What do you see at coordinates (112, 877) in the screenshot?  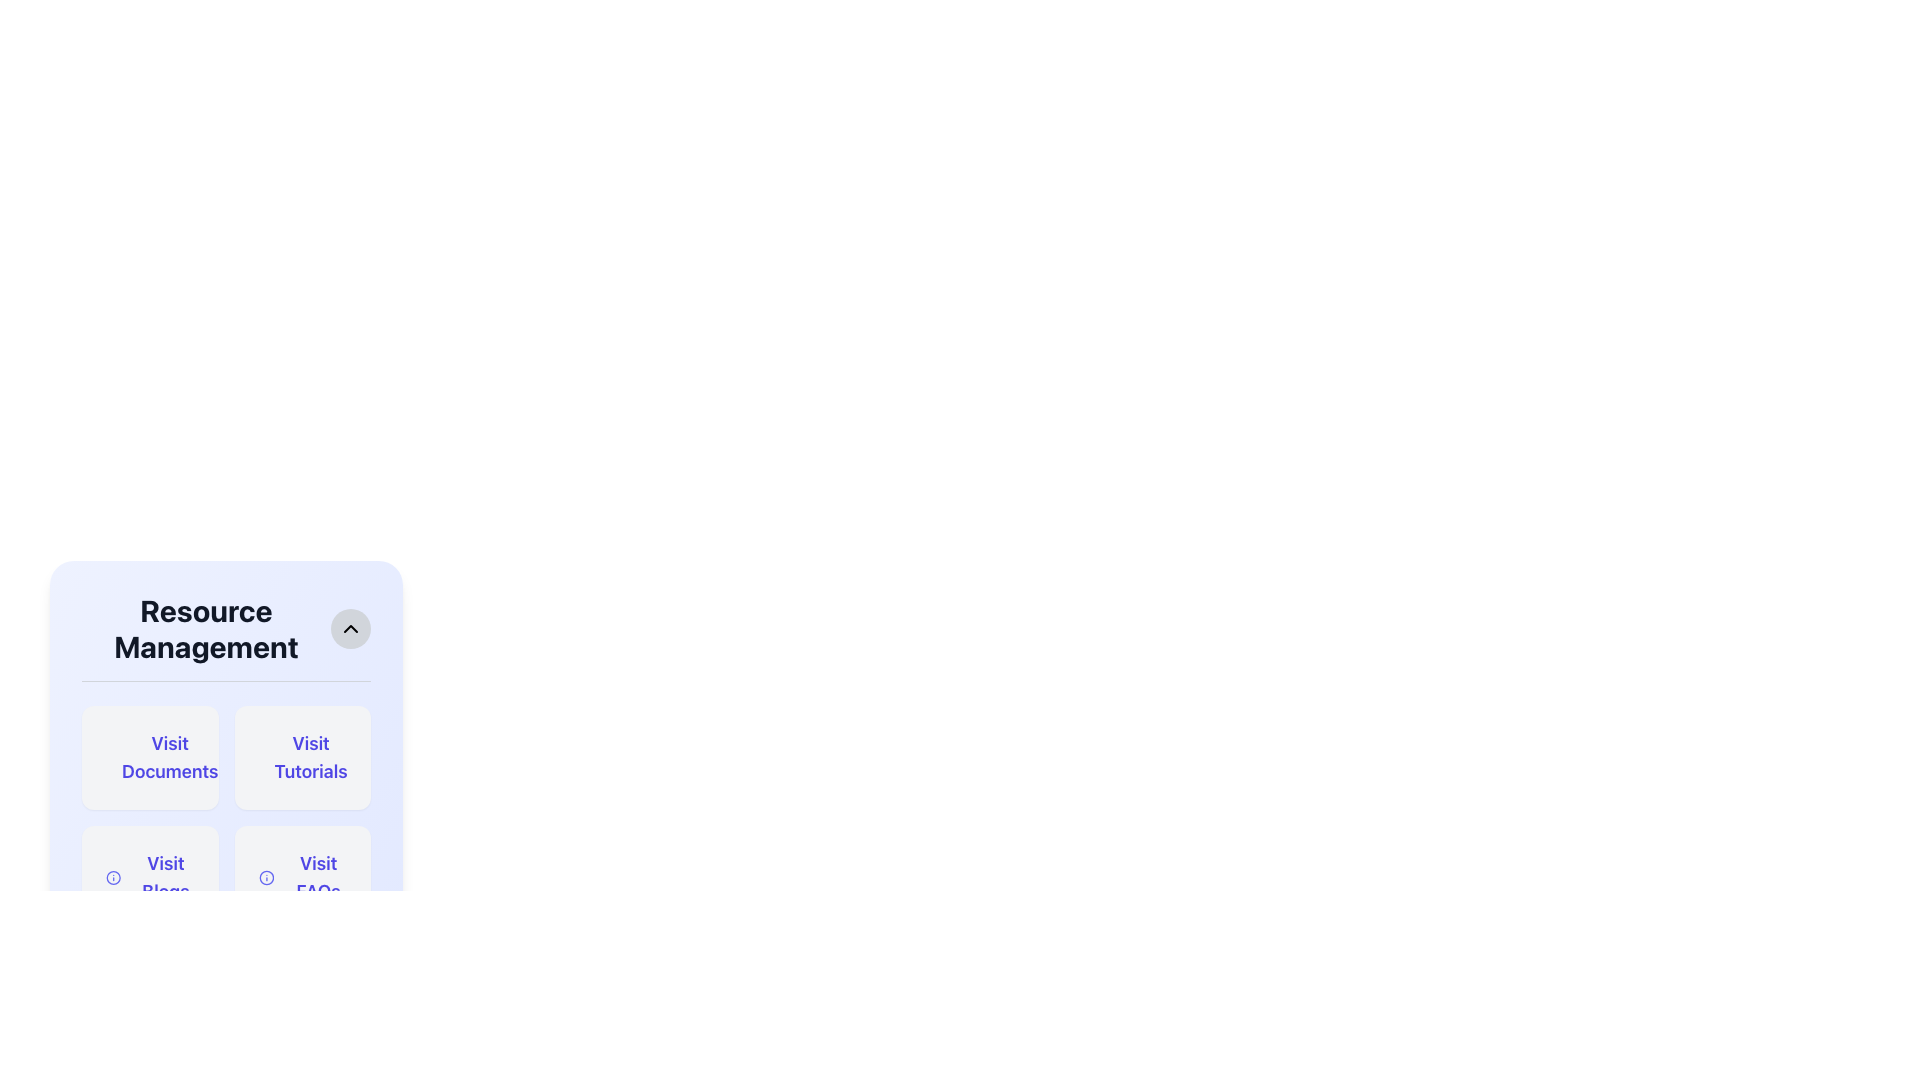 I see `the decorative vector graphic circle that represents an 'info' or 'help' icon, located near the 'Visit FAQs' text in the 'Resource Management' menu card` at bounding box center [112, 877].